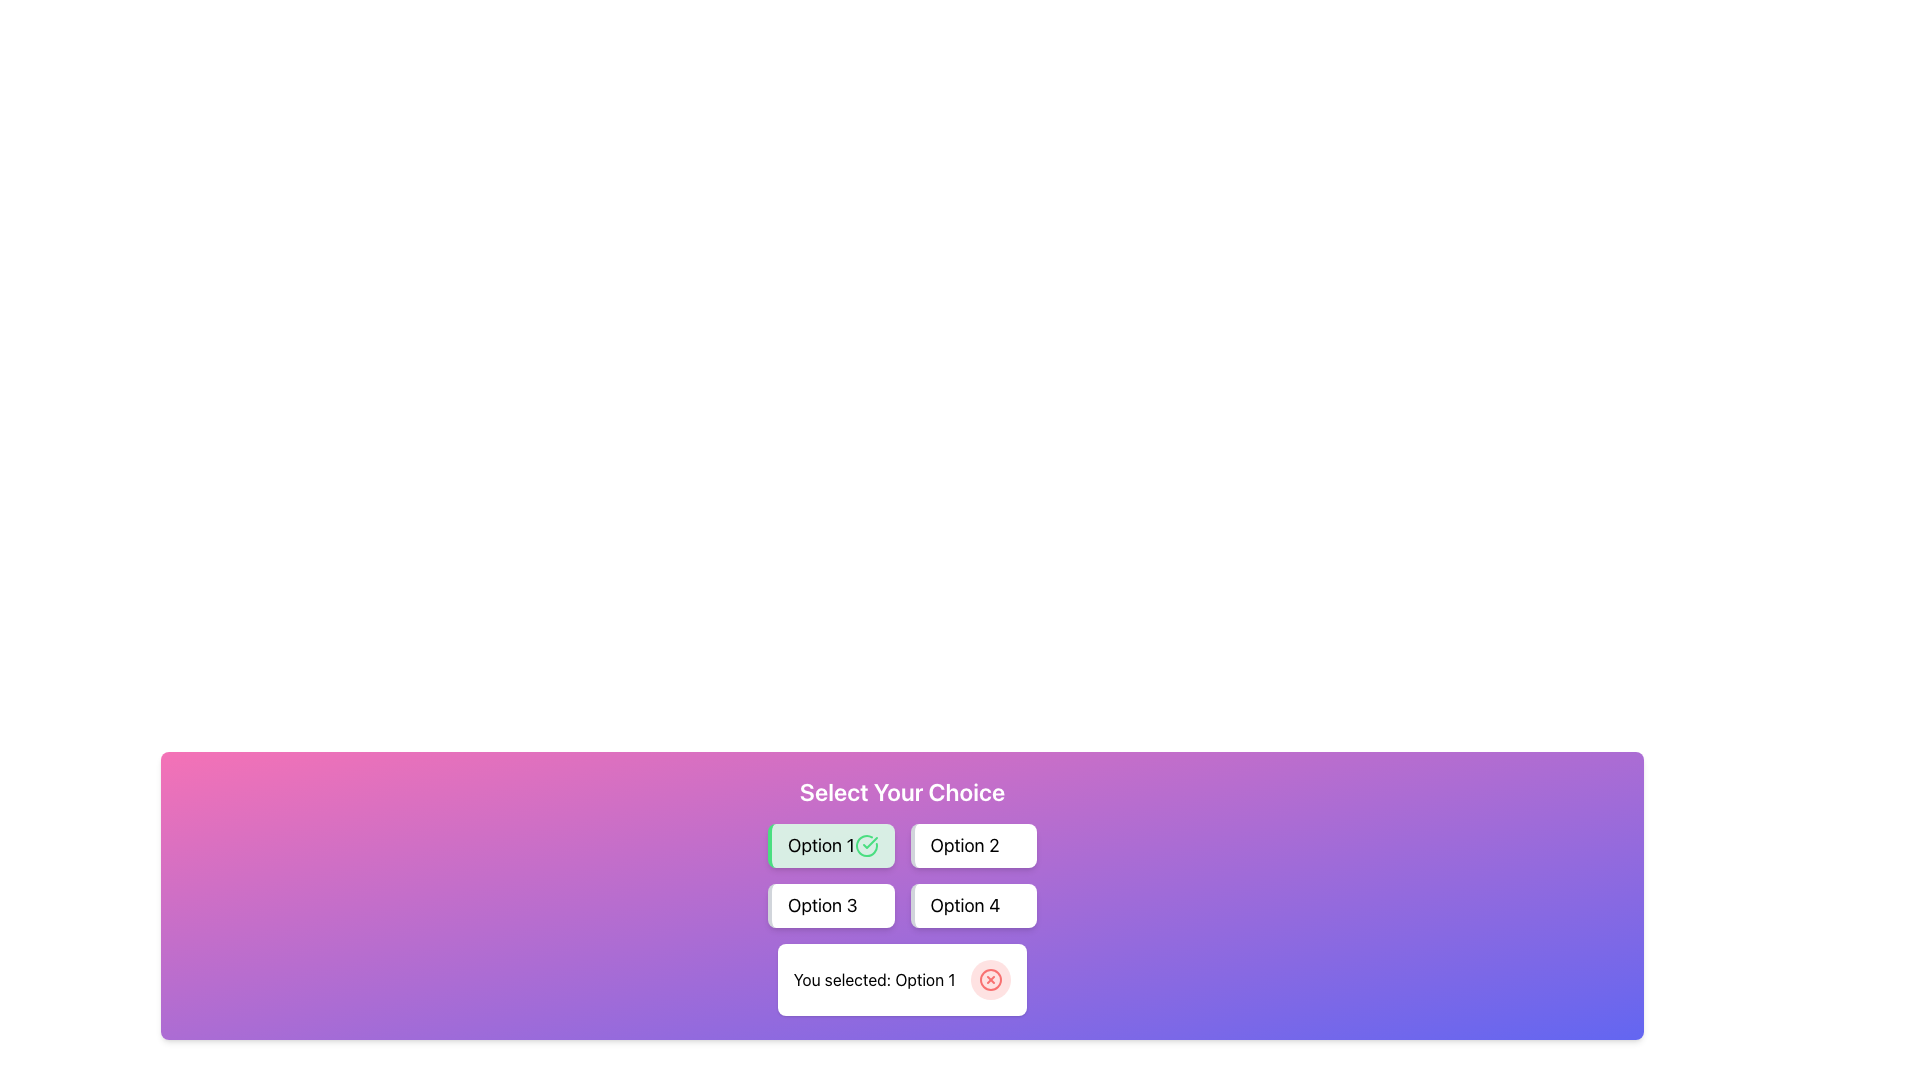 This screenshot has height=1080, width=1920. I want to click on the button labeled 'Option 4' located in the bottom-right quadrant of the grid, so click(973, 906).